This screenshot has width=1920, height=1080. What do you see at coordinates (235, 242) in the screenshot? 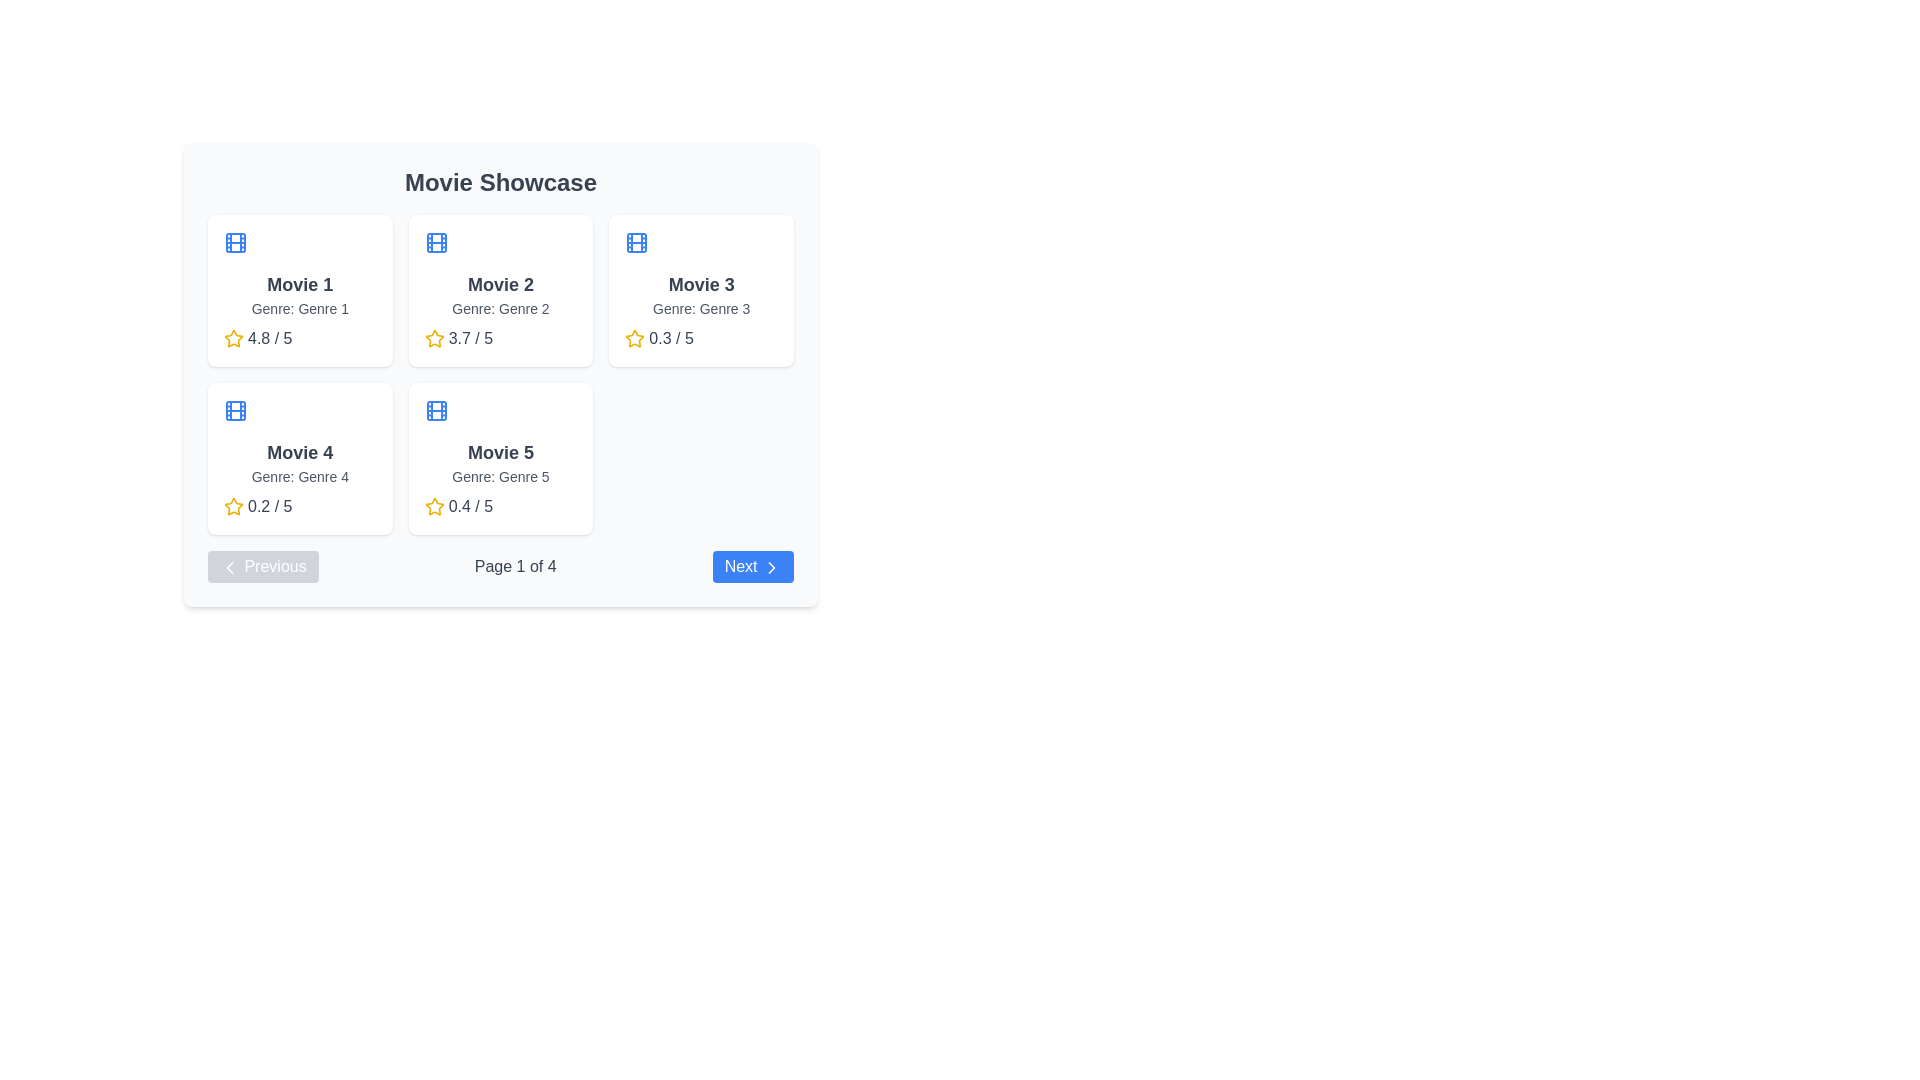
I see `the movie icon located at the top left corner of the first card, which symbolizes a movie or video, positioned to the left of the text 'Movie 1'` at bounding box center [235, 242].